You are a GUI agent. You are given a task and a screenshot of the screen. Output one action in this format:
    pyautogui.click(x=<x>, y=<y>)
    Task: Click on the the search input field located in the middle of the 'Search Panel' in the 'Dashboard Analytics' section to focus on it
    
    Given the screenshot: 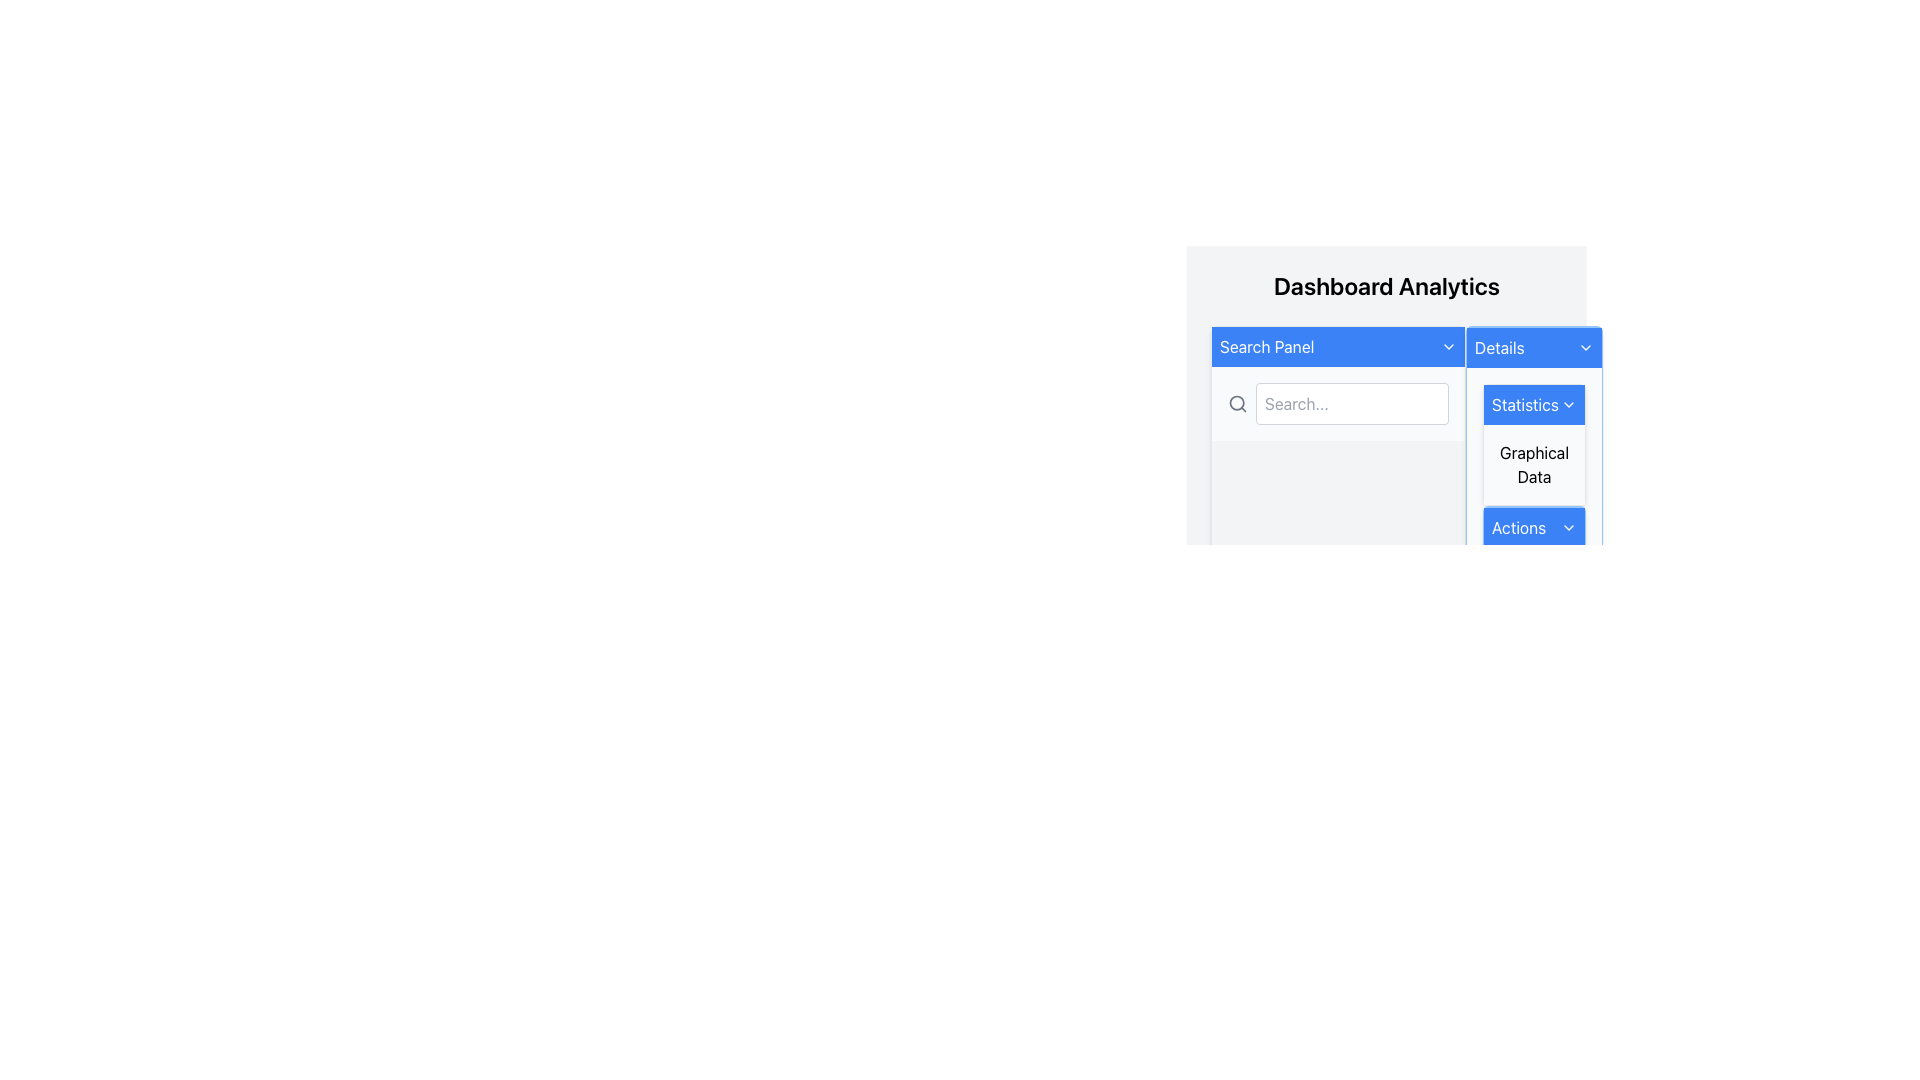 What is the action you would take?
    pyautogui.click(x=1386, y=383)
    